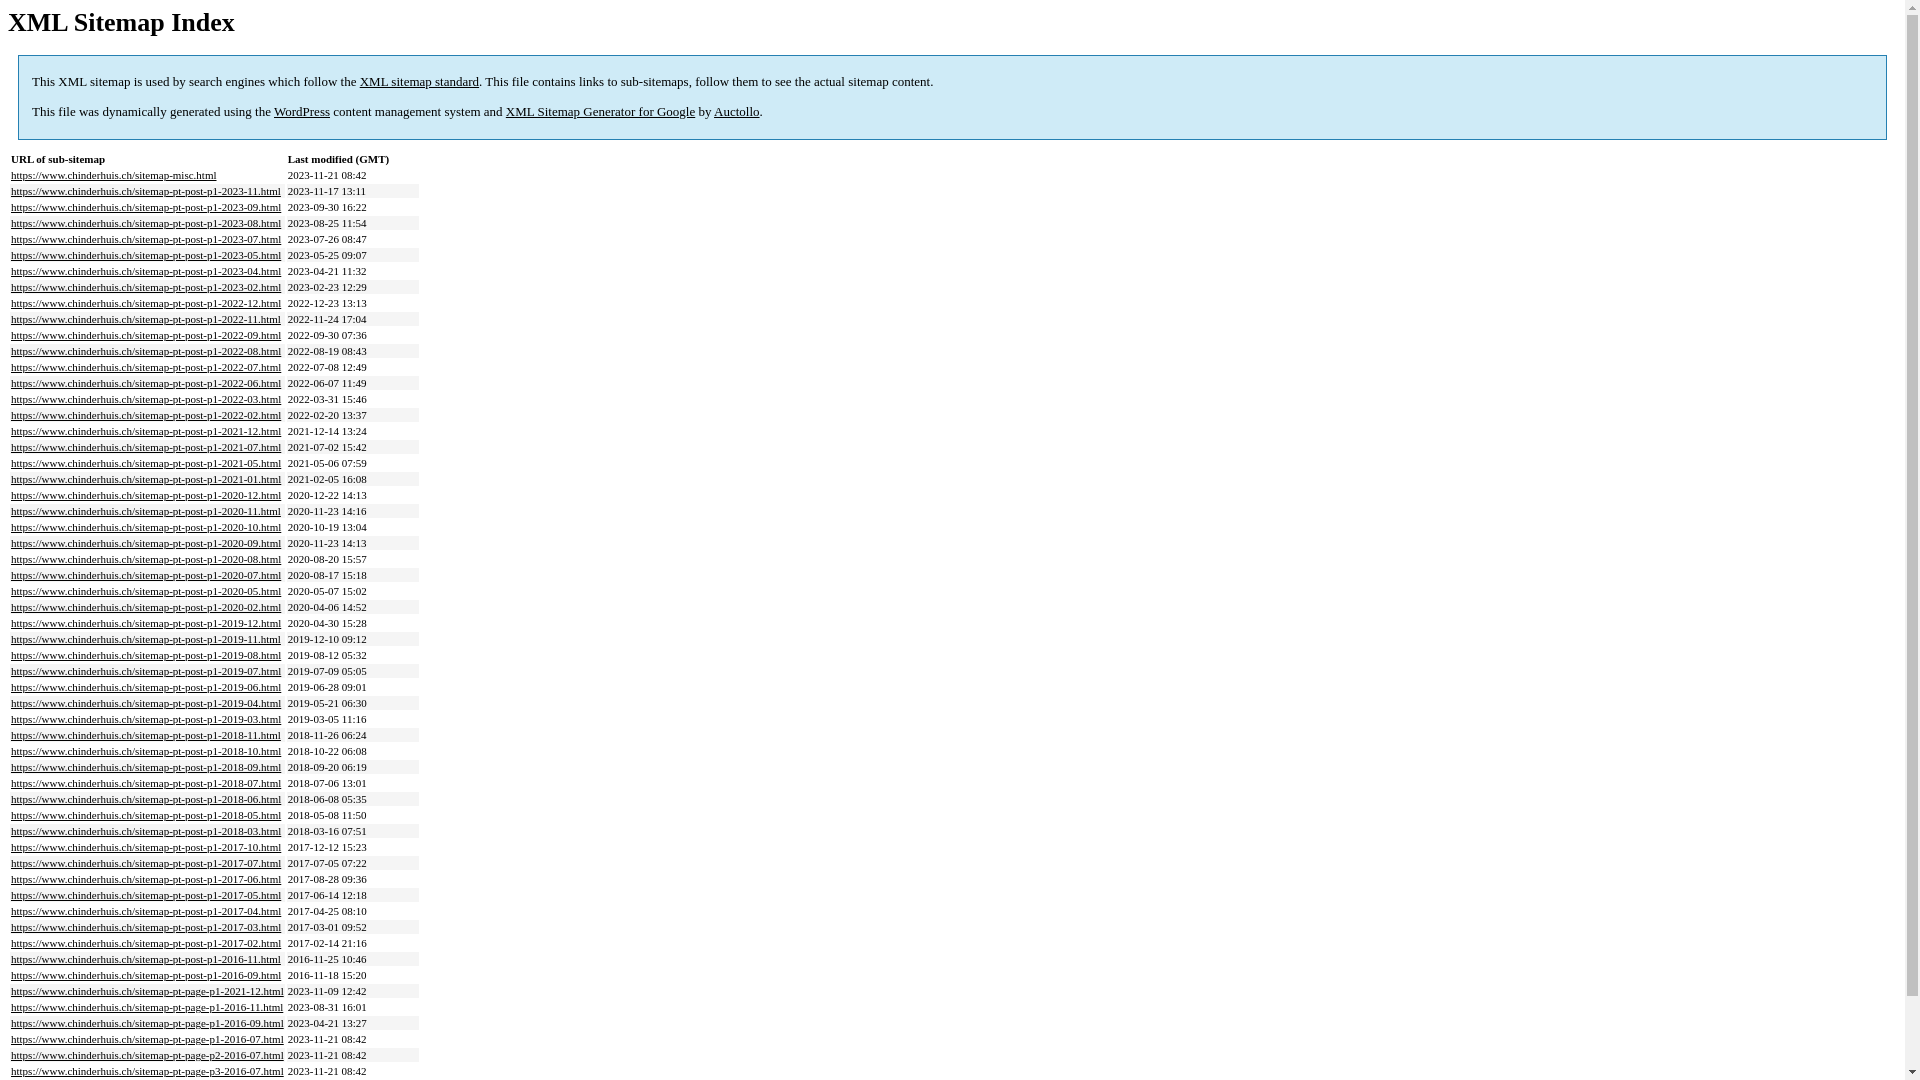  What do you see at coordinates (144, 605) in the screenshot?
I see `'https://www.chinderhuis.ch/sitemap-pt-post-p1-2020-02.html'` at bounding box center [144, 605].